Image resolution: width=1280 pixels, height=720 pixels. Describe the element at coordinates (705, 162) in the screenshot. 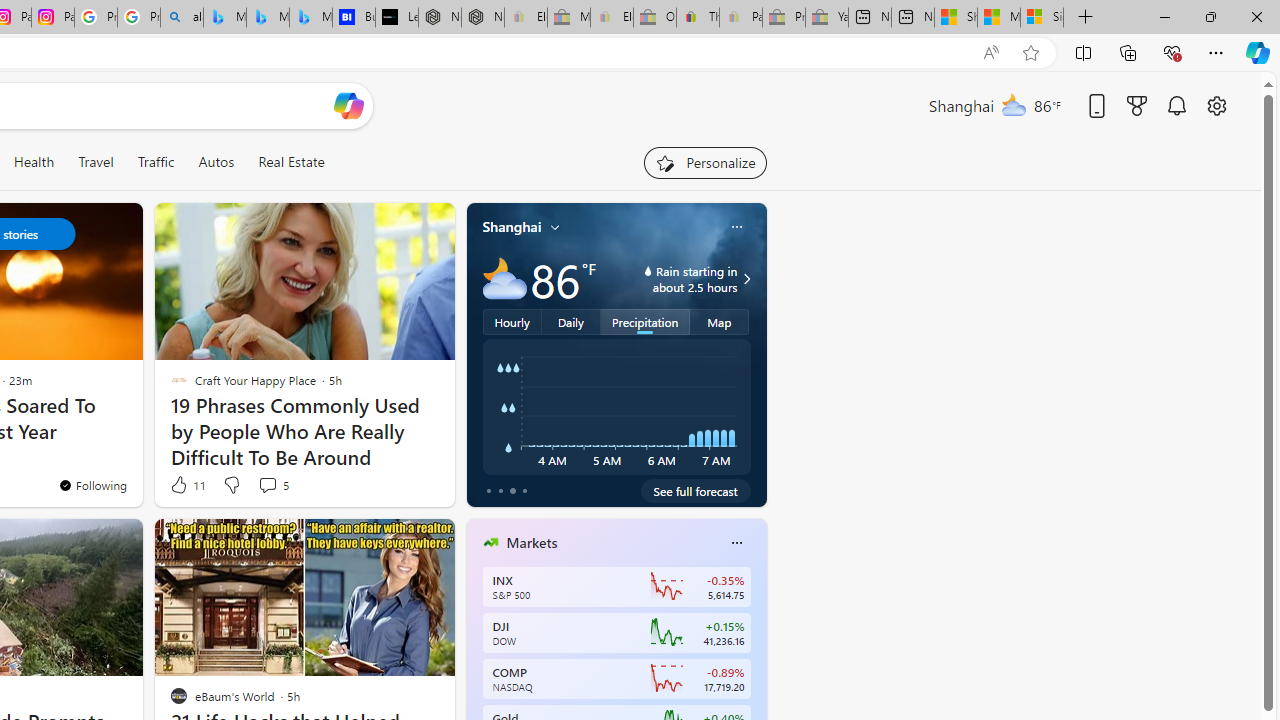

I see `'Personalize your feed"'` at that location.